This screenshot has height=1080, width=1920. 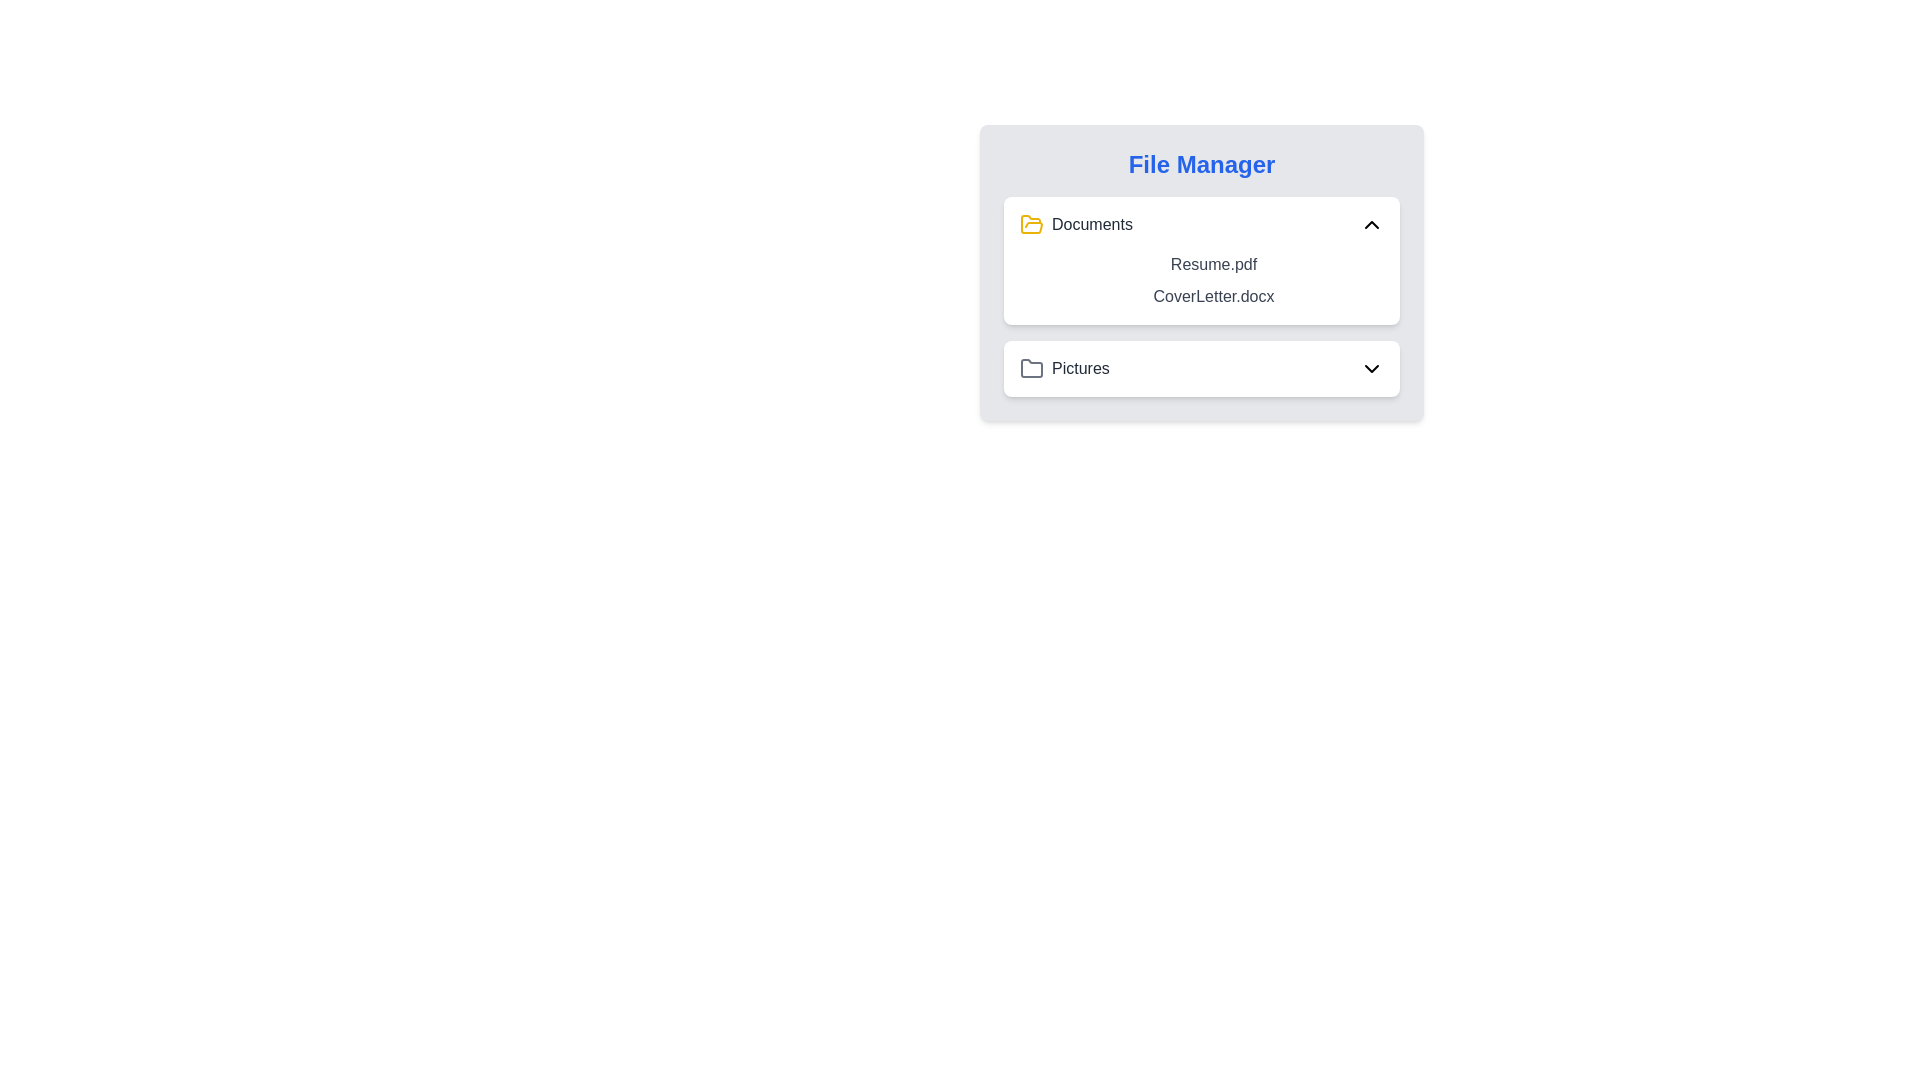 I want to click on the 'Pictures' folder icon, so click(x=1032, y=367).